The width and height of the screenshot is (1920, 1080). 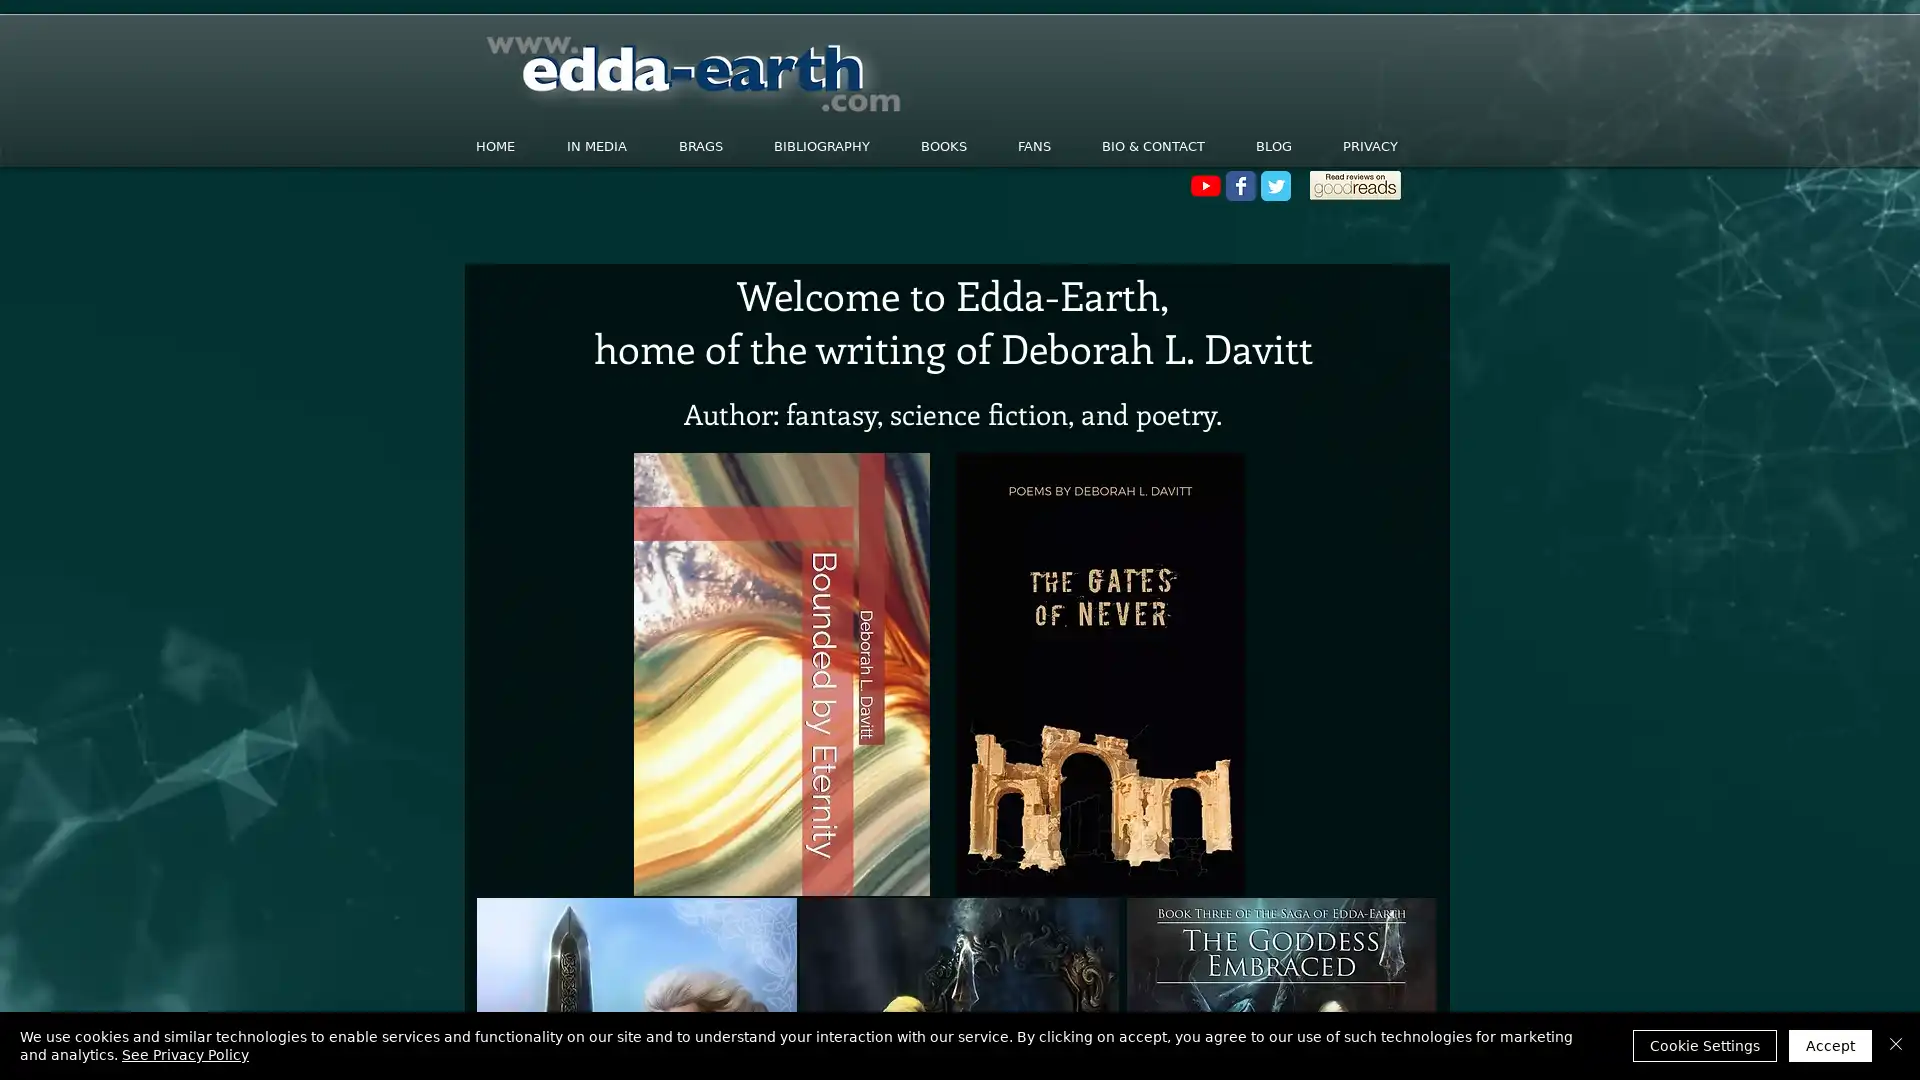 I want to click on Close, so click(x=1895, y=1044).